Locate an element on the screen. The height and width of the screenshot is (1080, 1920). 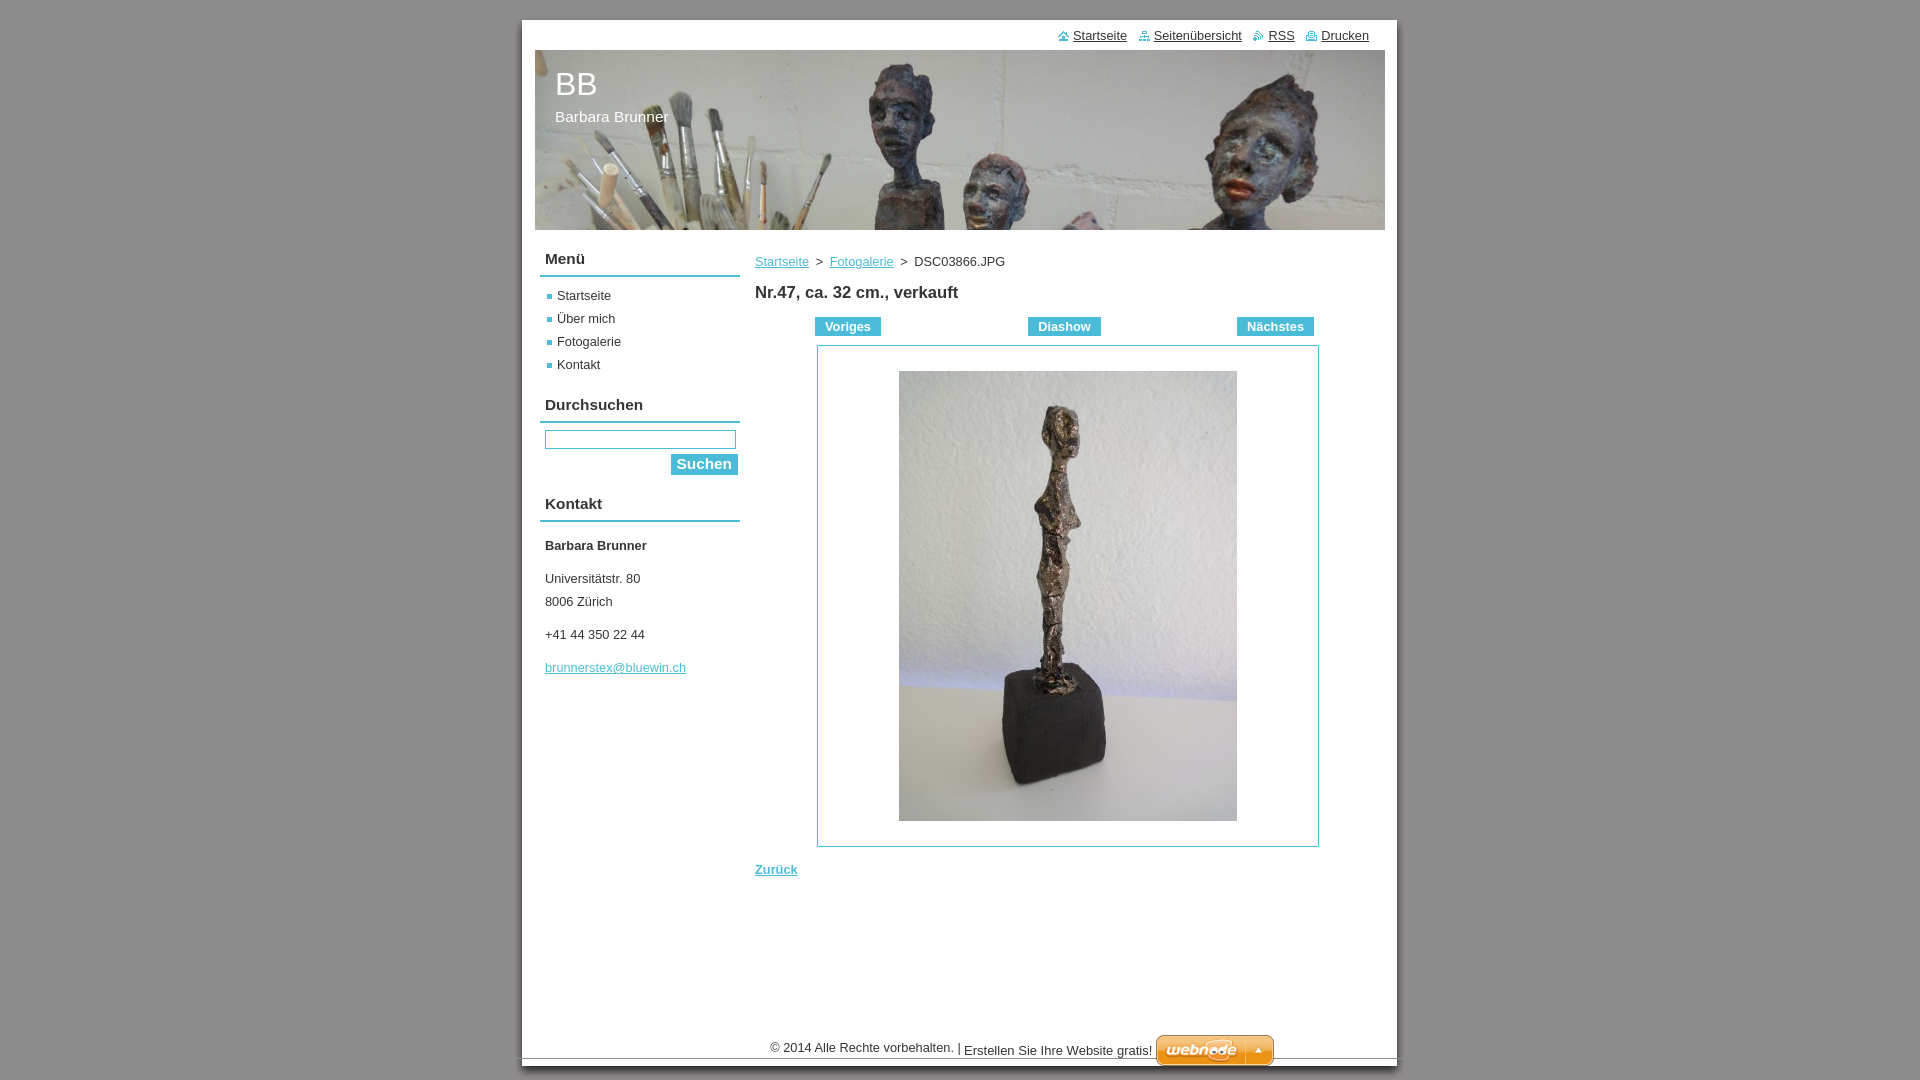
'Erstellen Sie Ihre Website gratis!' is located at coordinates (1056, 1049).